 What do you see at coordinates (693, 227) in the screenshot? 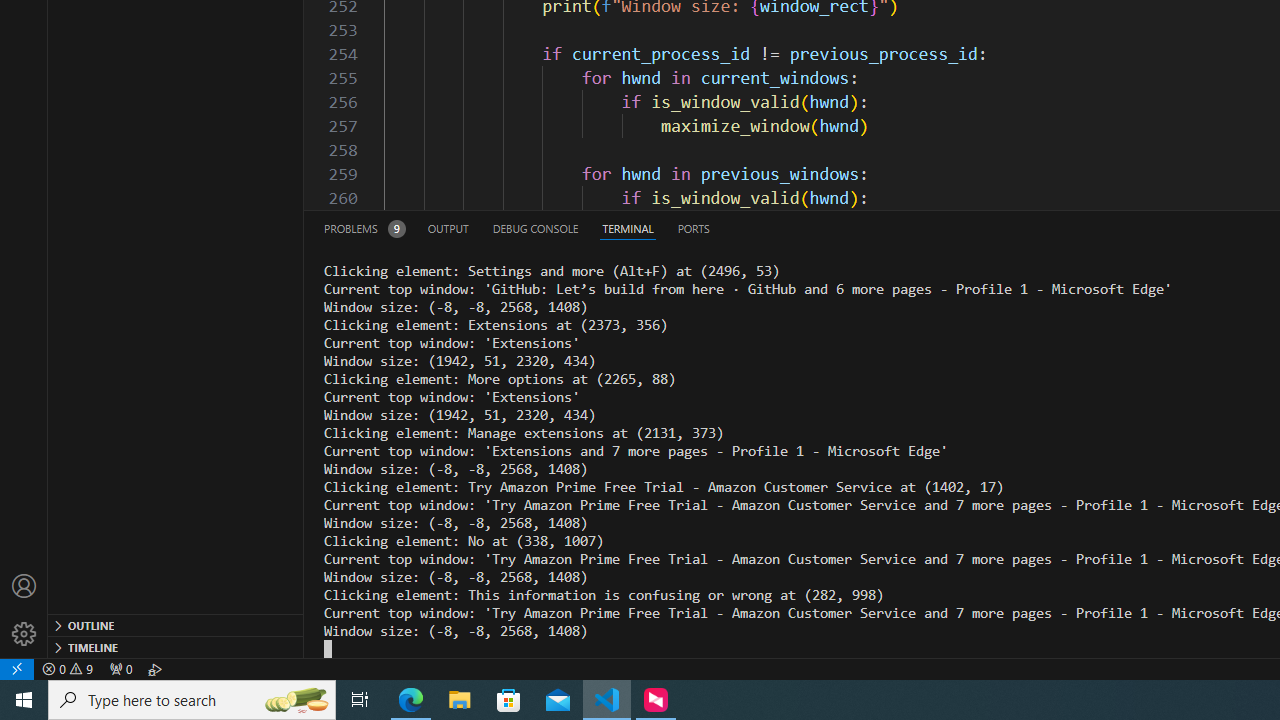
I see `'Ports'` at bounding box center [693, 227].